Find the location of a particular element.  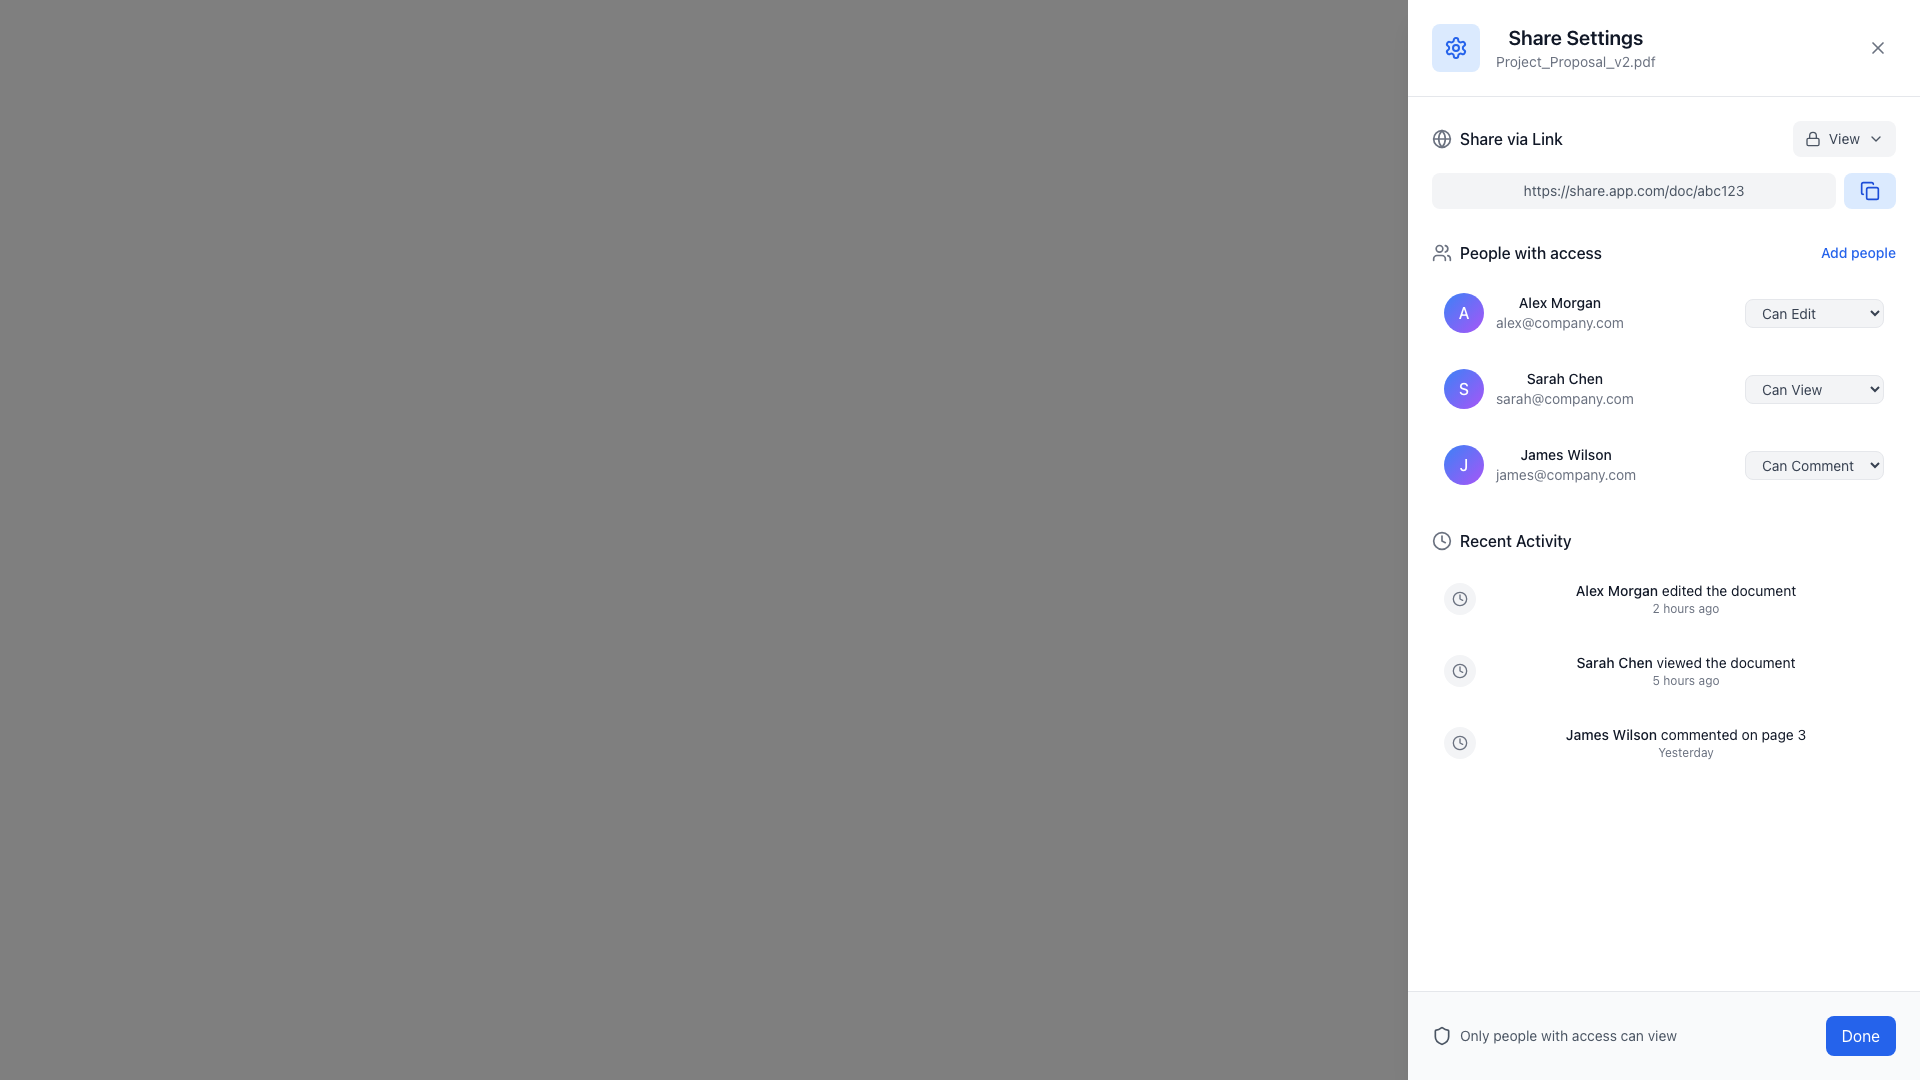

the dropdown menu button labeled 'Can Edit' is located at coordinates (1814, 312).